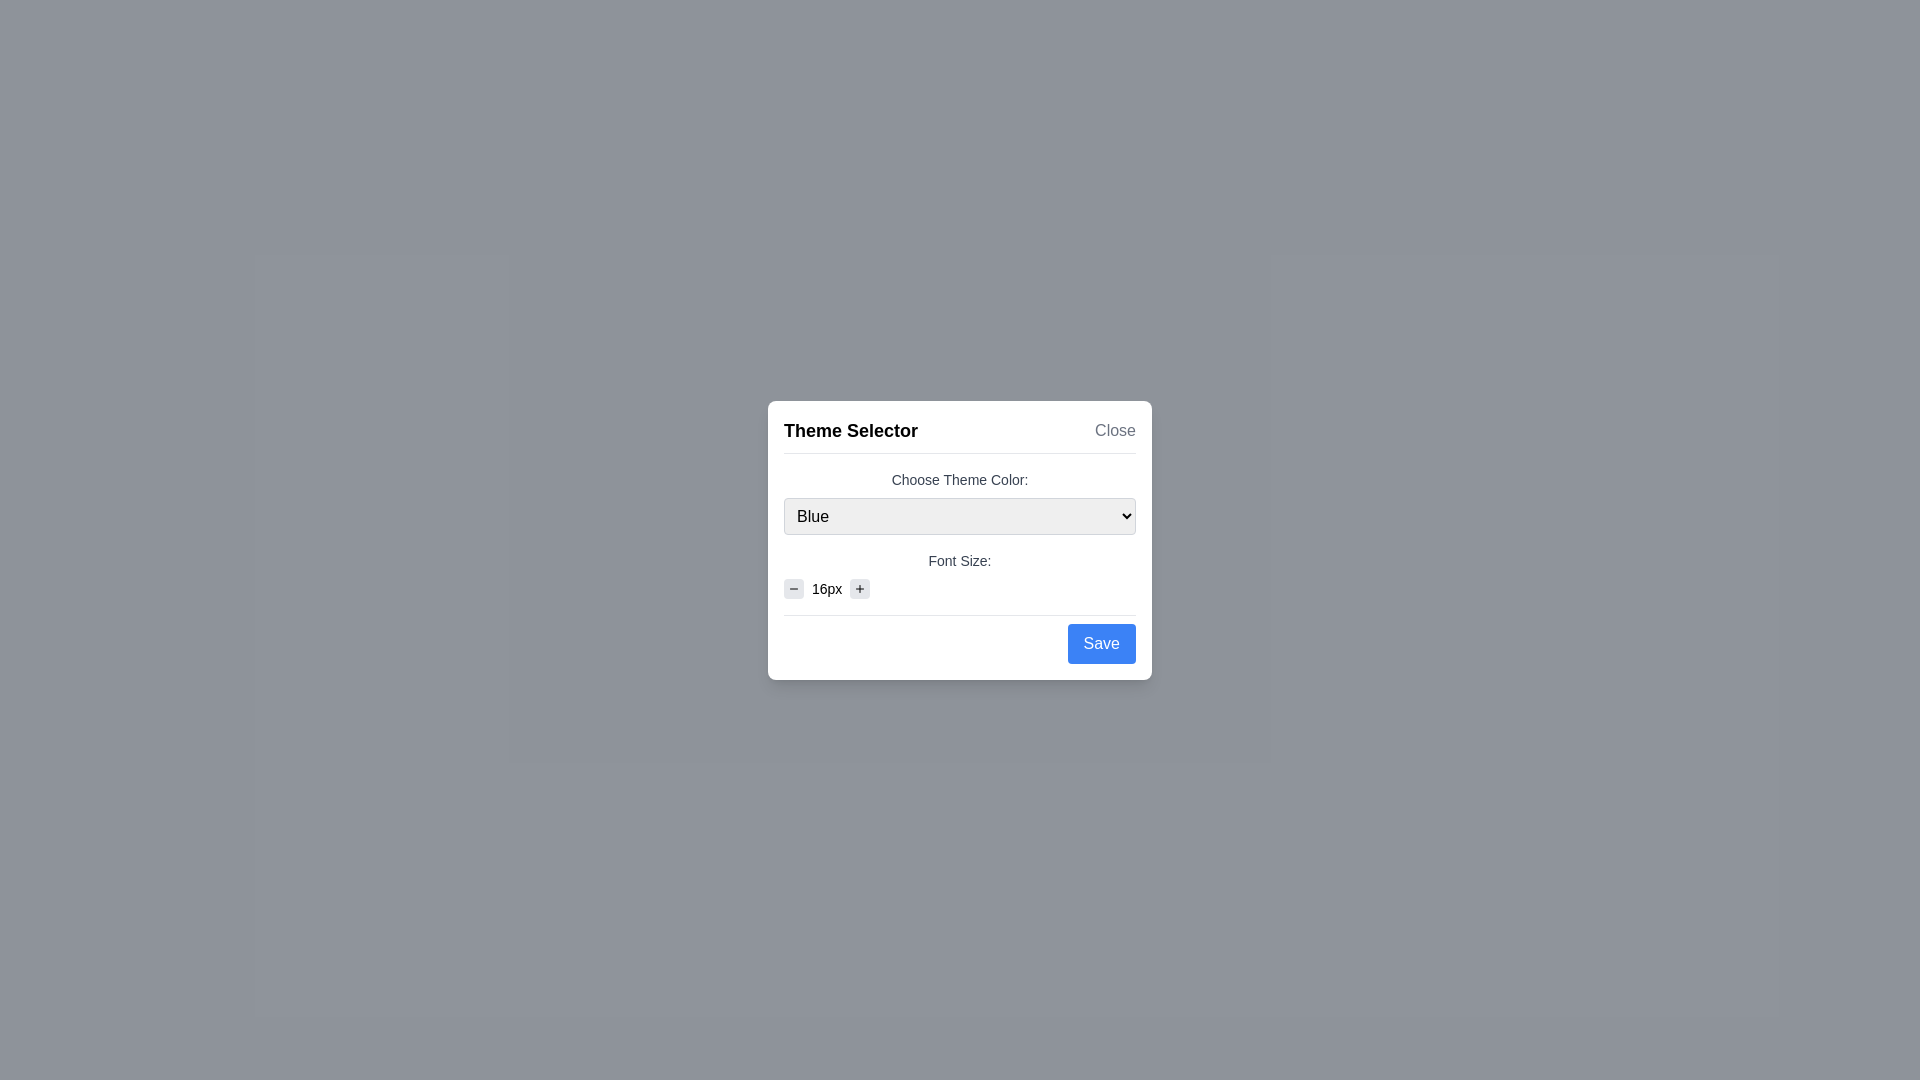  What do you see at coordinates (792, 587) in the screenshot?
I see `the button to the left of the '16px' label in the 'Font Size' adjustment section to decrease the font size` at bounding box center [792, 587].